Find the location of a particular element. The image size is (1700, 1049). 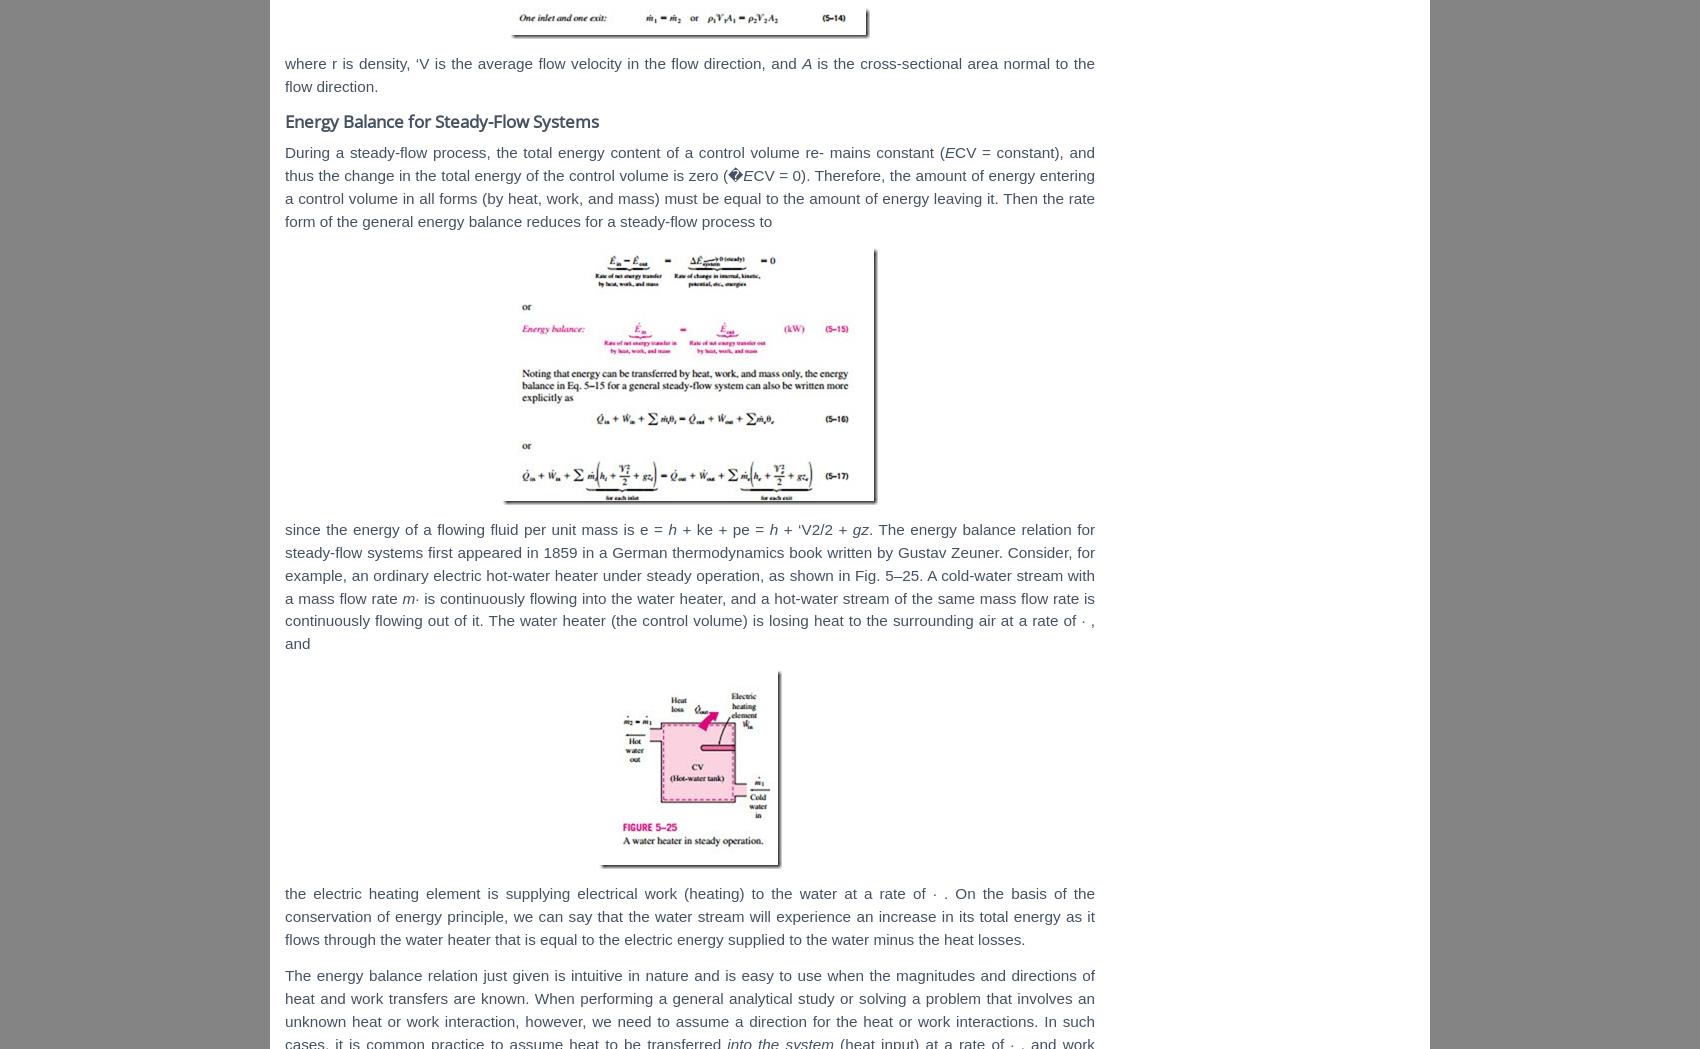

'is continuously flowing into the water heater, and a hot-water stream of' is located at coordinates (422, 596).